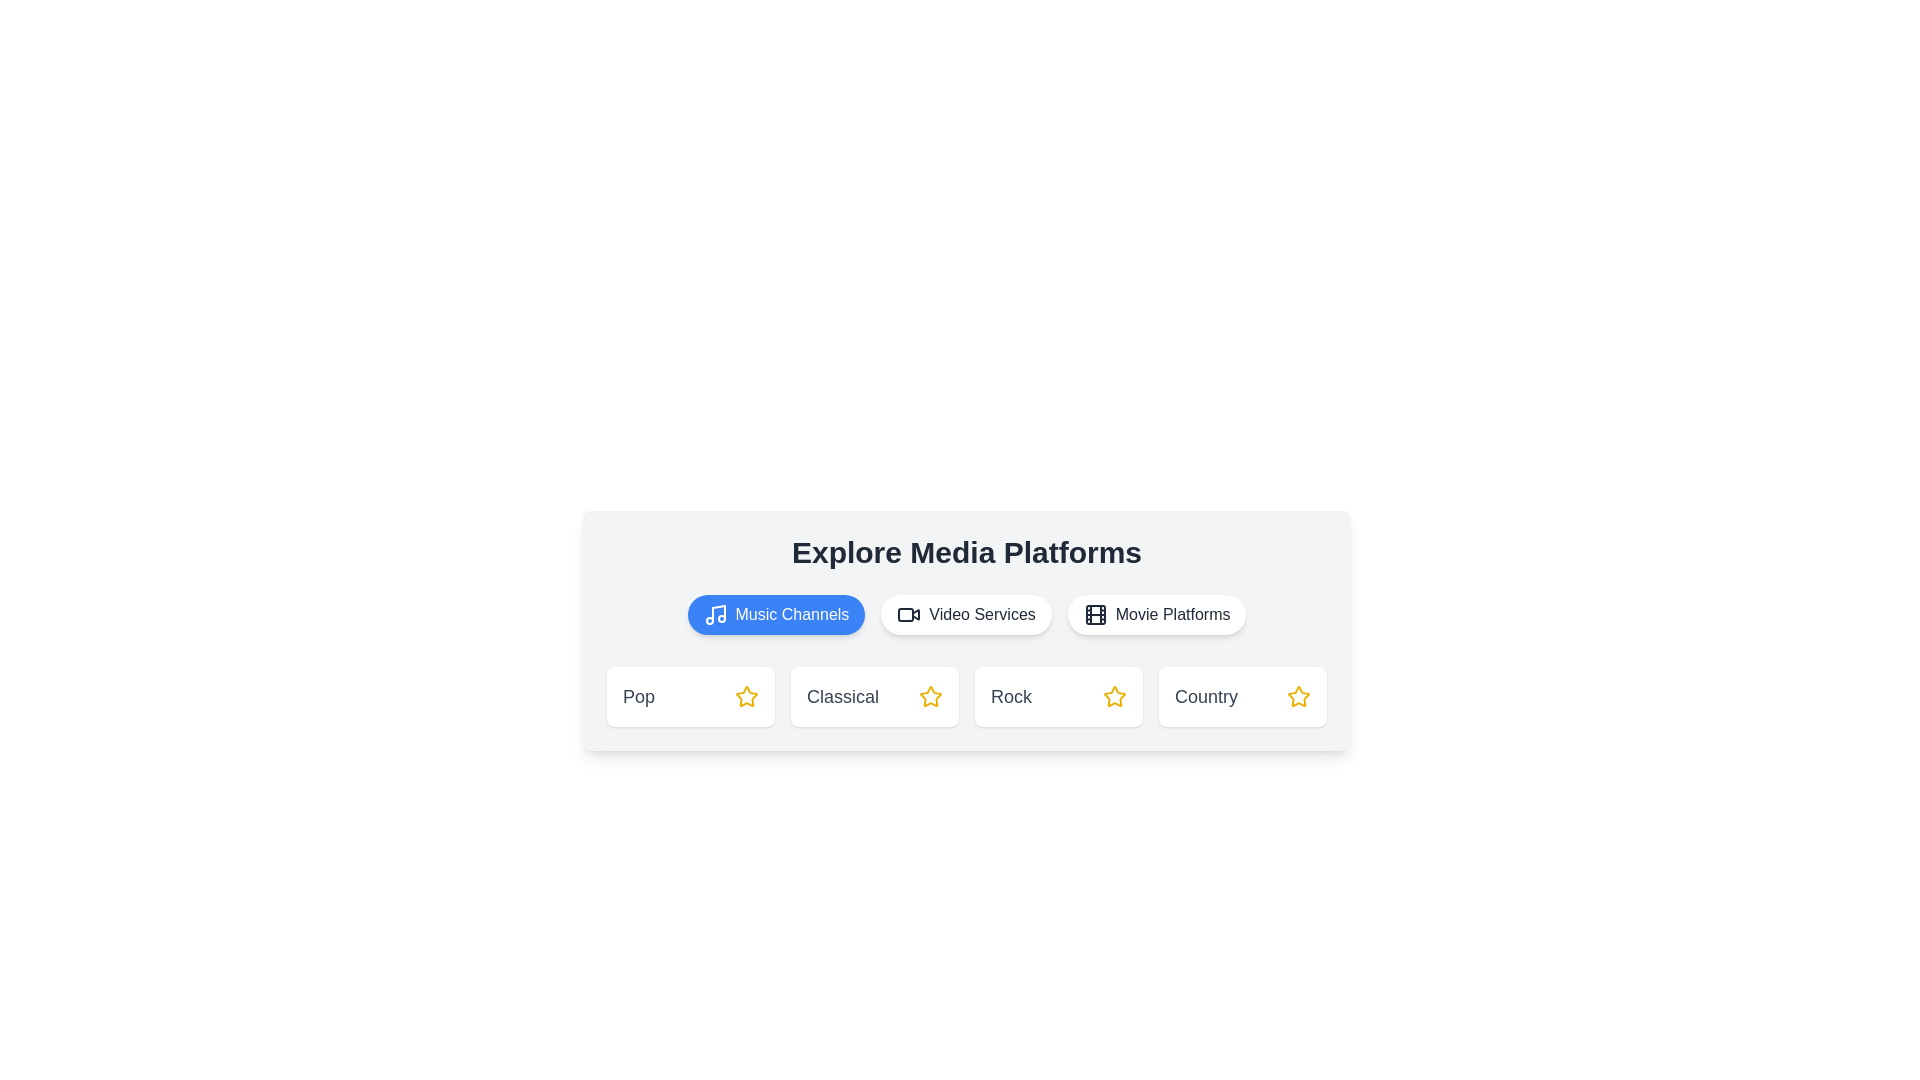 Image resolution: width=1920 pixels, height=1080 pixels. Describe the element at coordinates (1157, 613) in the screenshot. I see `the 'Movie Platforms' button, which is a rounded rectangle with a white background and a film reel icon on the left` at that location.